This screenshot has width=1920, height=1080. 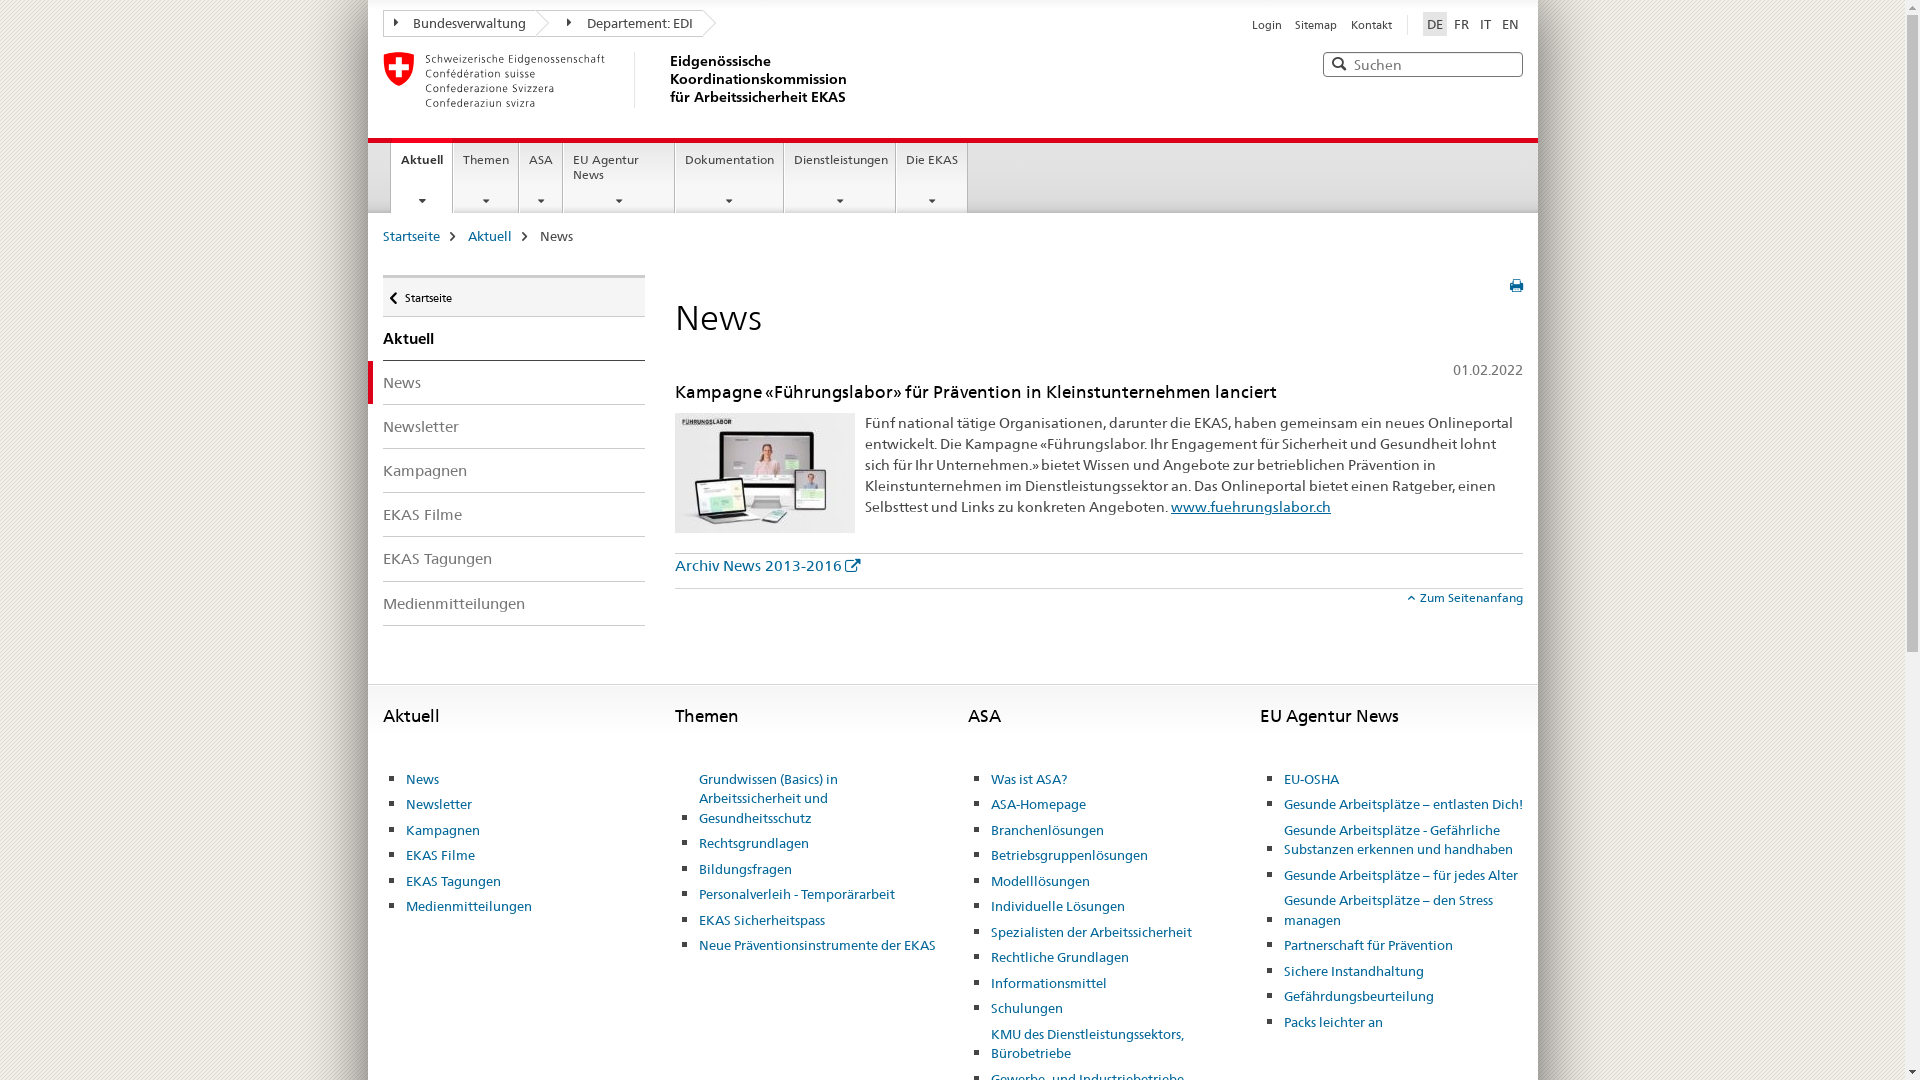 I want to click on 'Departement: EDI', so click(x=618, y=23).